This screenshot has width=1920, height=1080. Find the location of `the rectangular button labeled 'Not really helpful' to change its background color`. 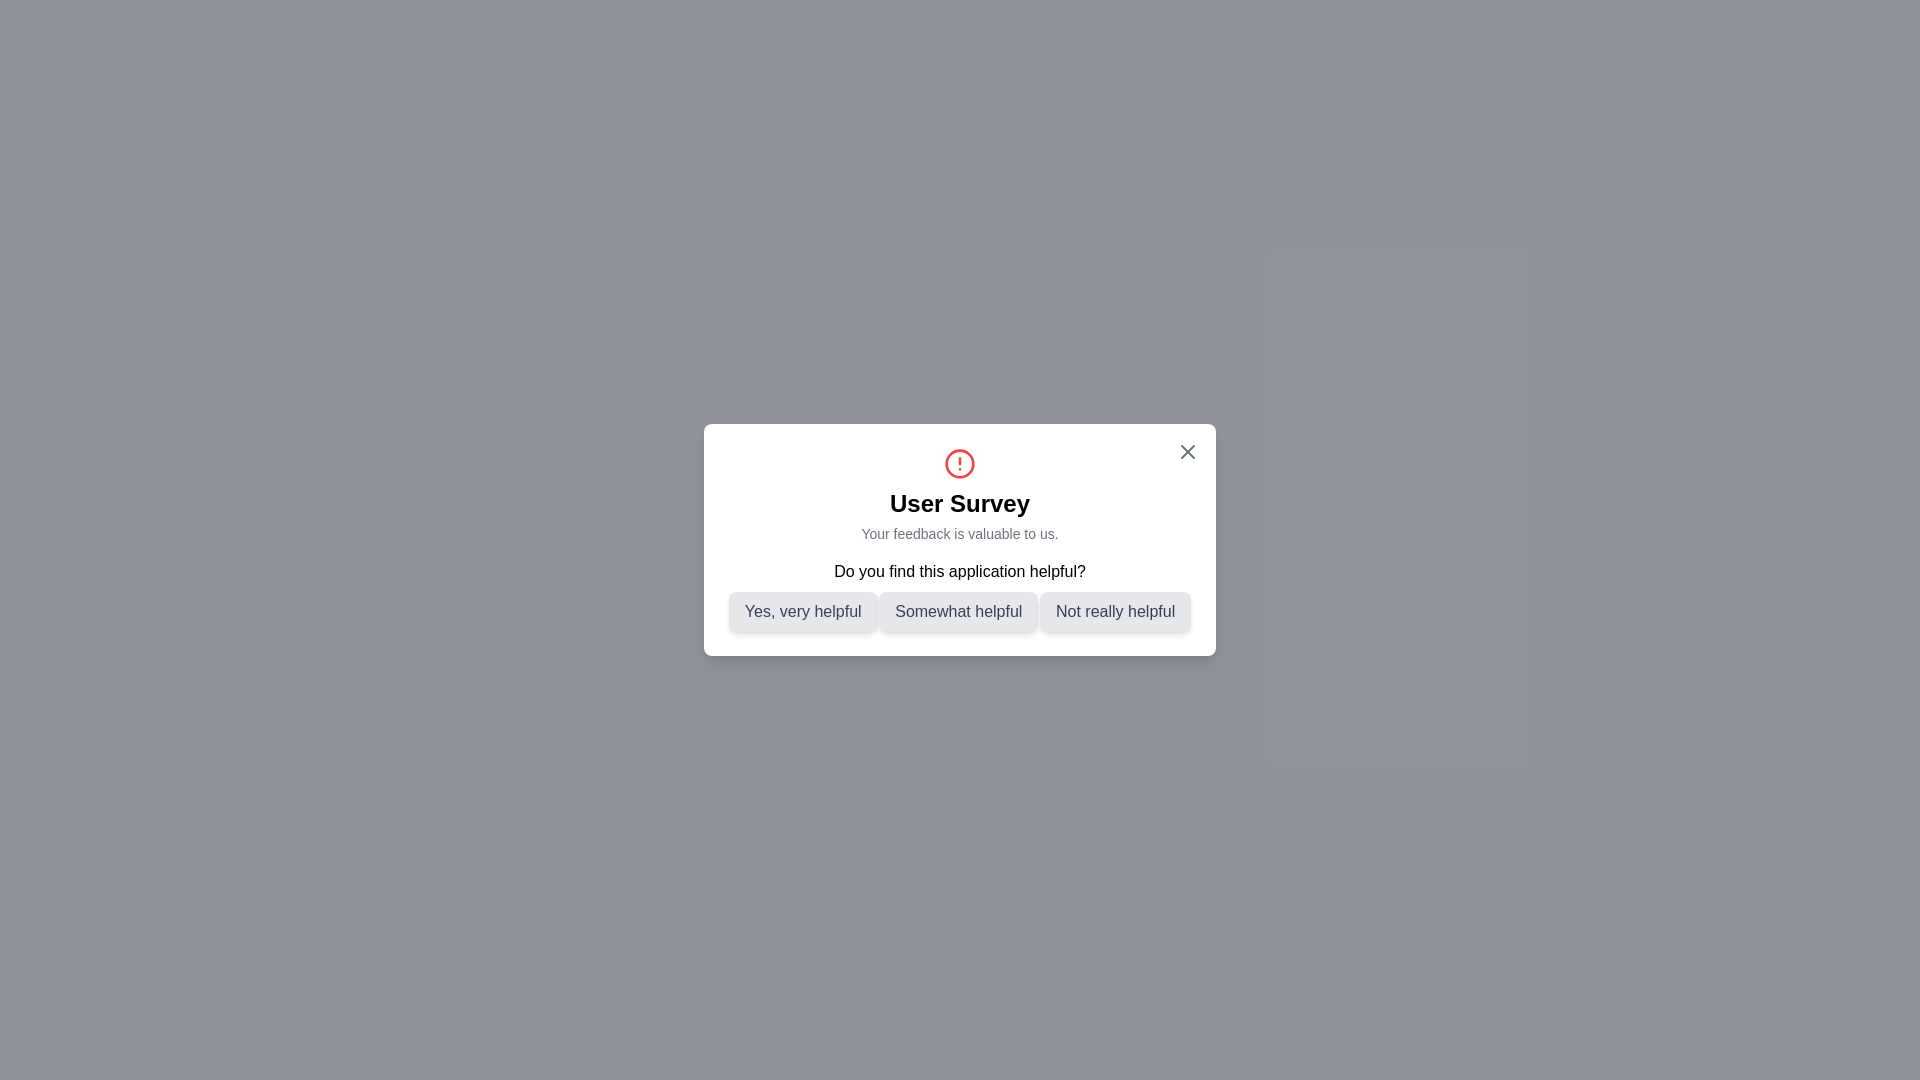

the rectangular button labeled 'Not really helpful' to change its background color is located at coordinates (1114, 611).